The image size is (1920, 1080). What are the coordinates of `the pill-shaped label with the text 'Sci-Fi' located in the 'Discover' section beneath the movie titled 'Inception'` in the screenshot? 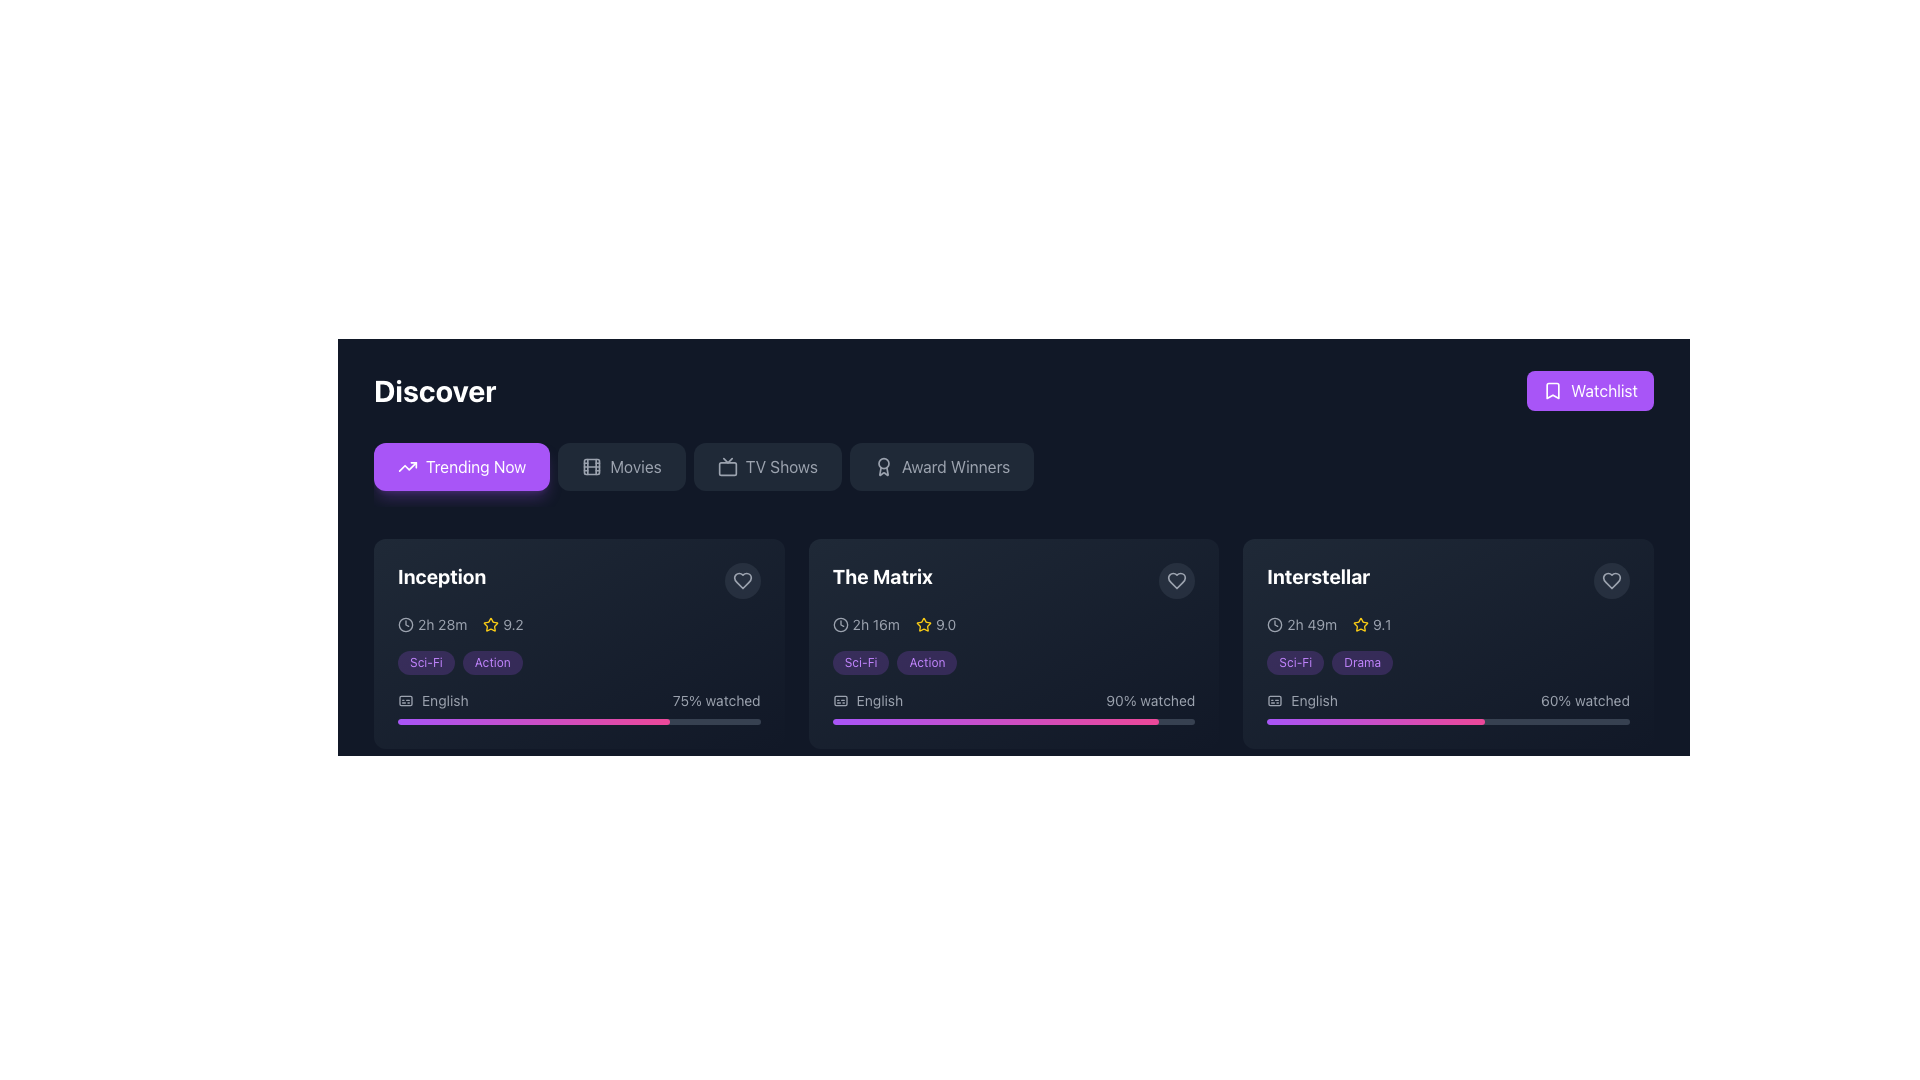 It's located at (425, 663).